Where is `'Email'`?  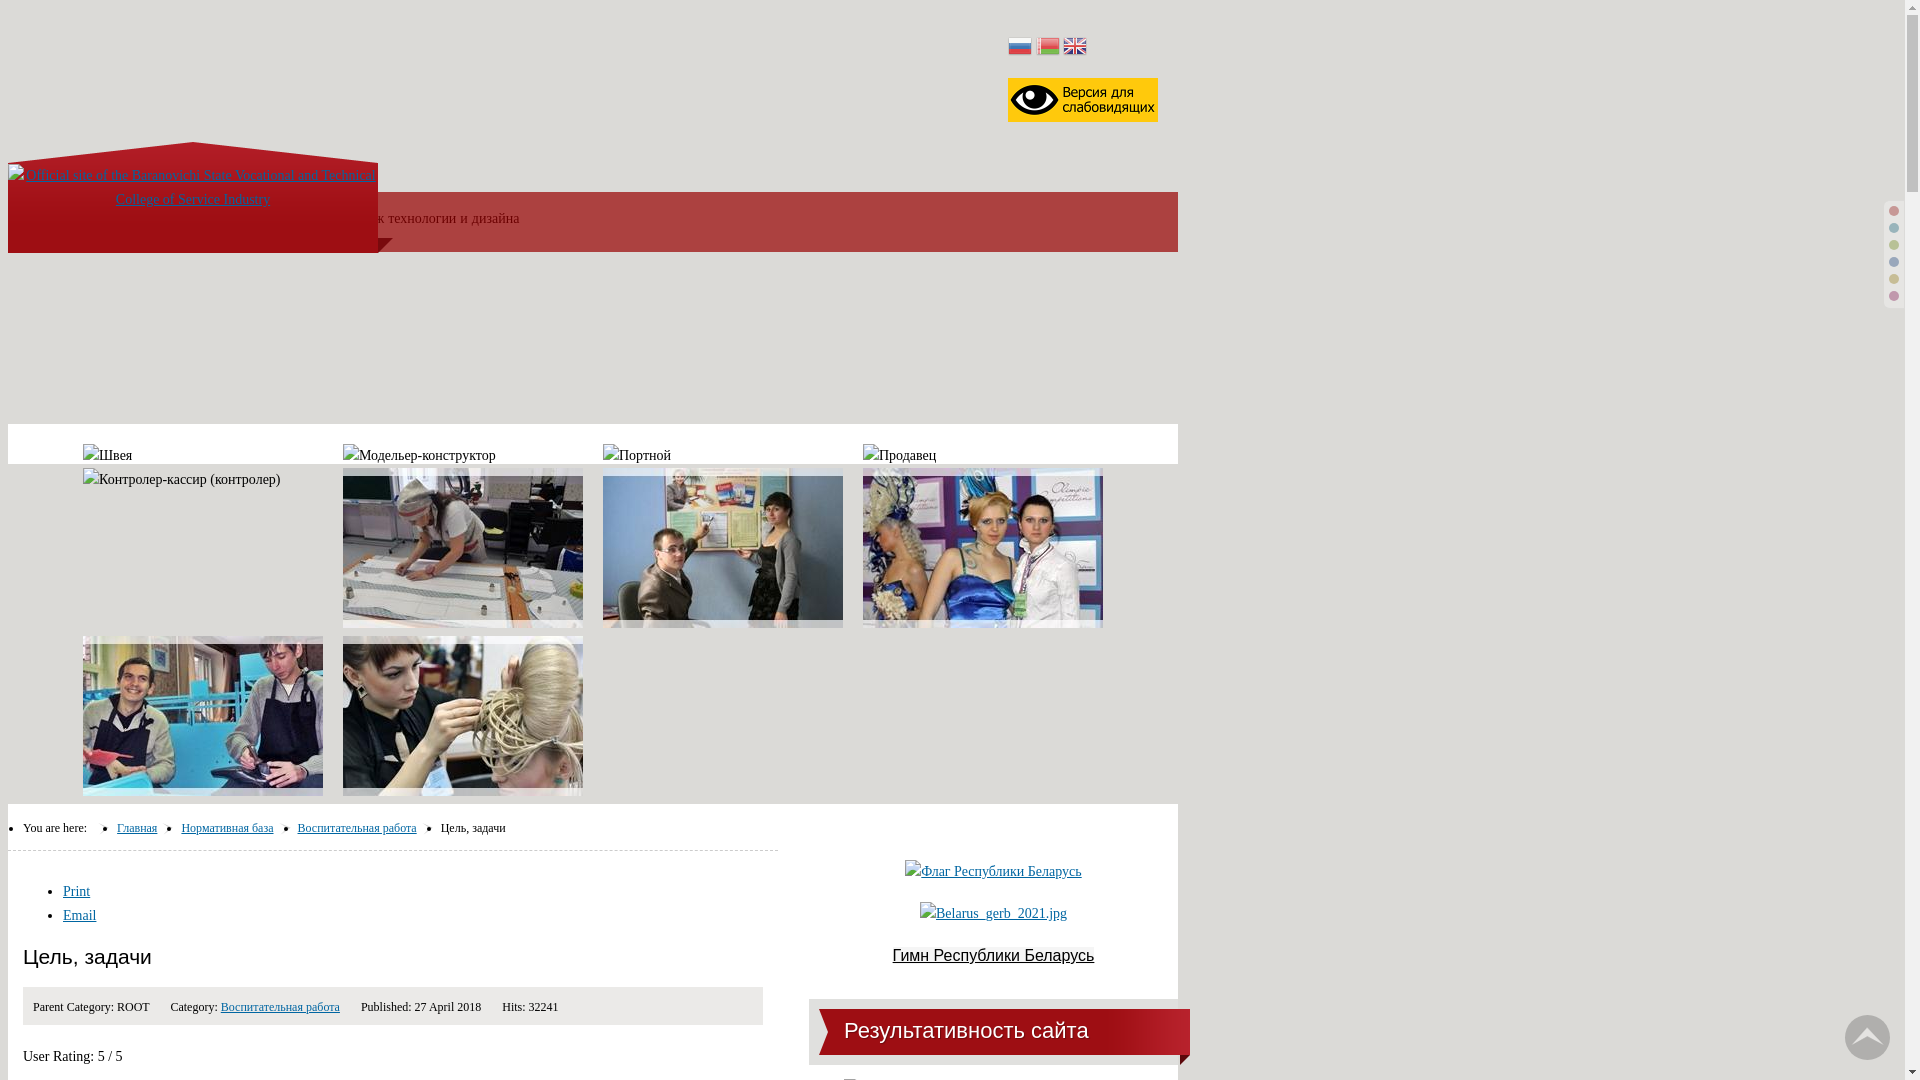
'Email' is located at coordinates (62, 915).